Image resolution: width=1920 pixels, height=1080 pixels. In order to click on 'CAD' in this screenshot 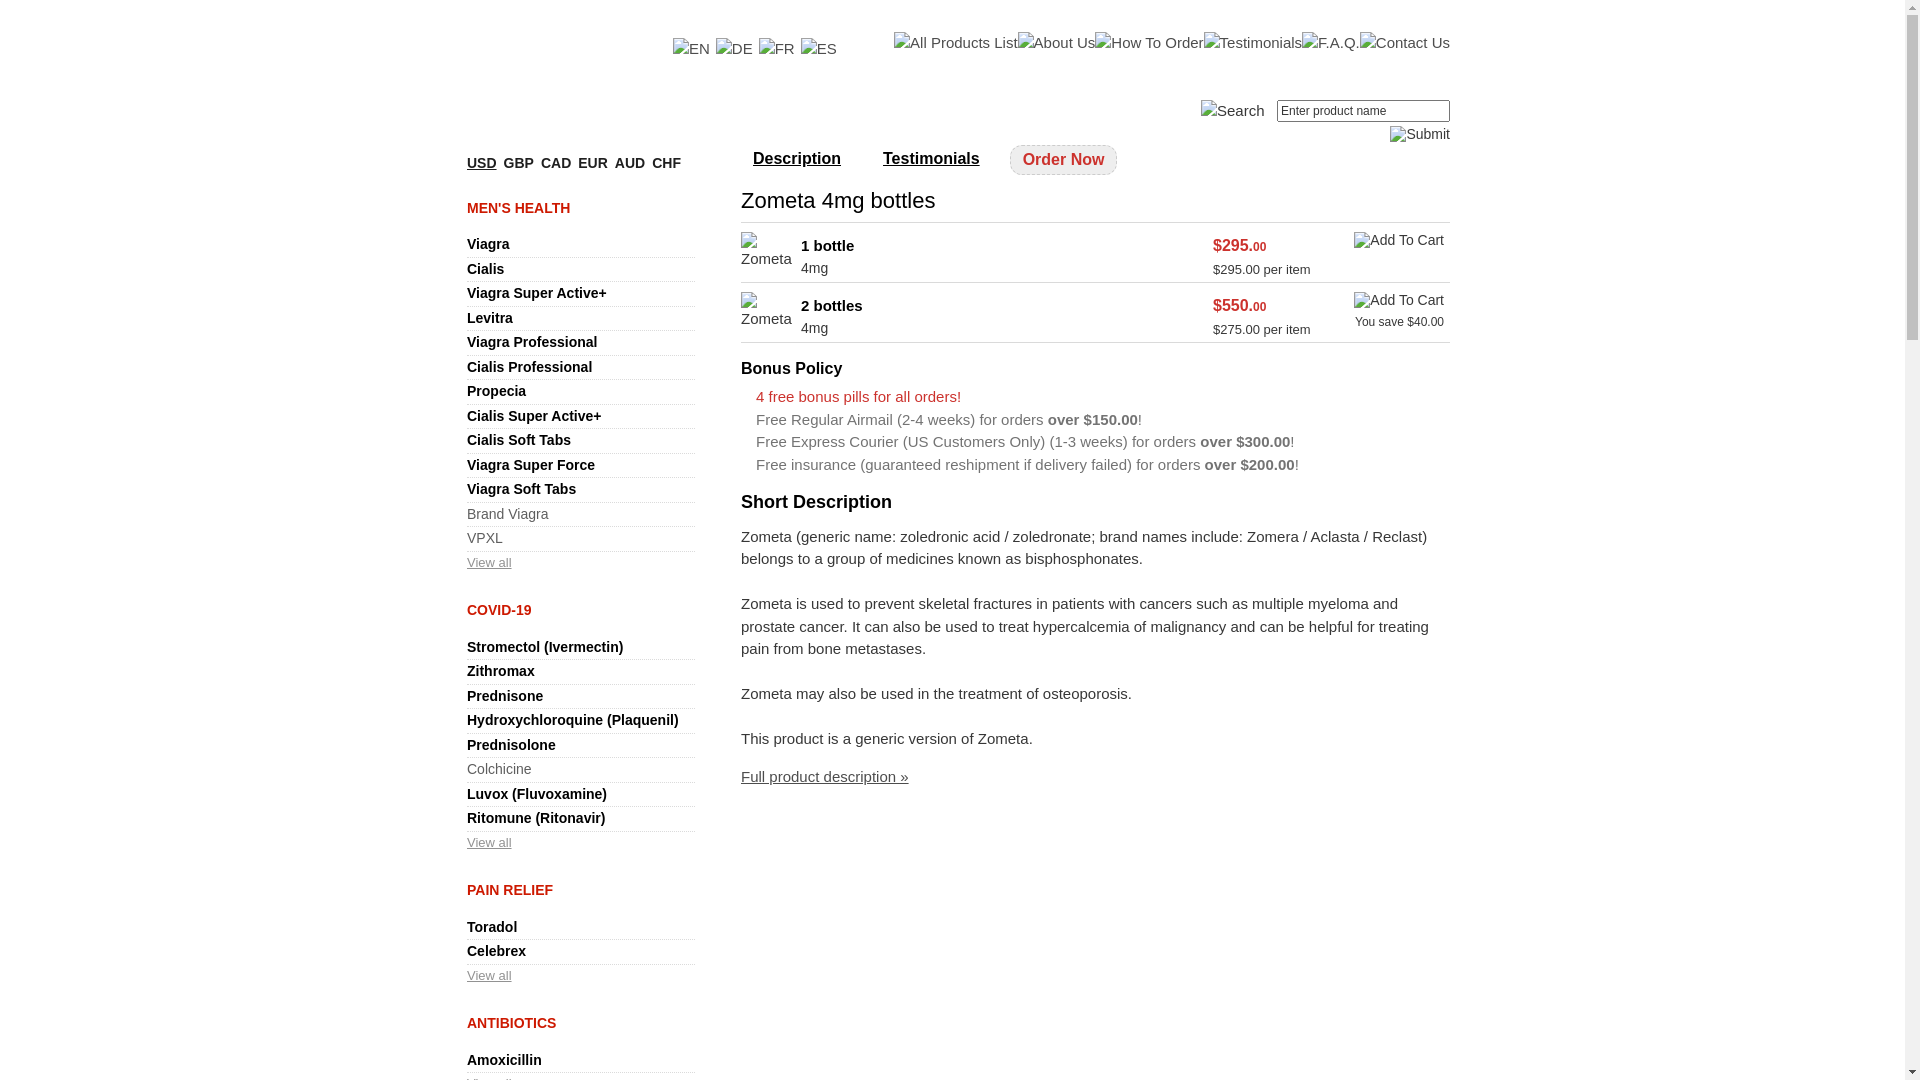, I will do `click(556, 161)`.